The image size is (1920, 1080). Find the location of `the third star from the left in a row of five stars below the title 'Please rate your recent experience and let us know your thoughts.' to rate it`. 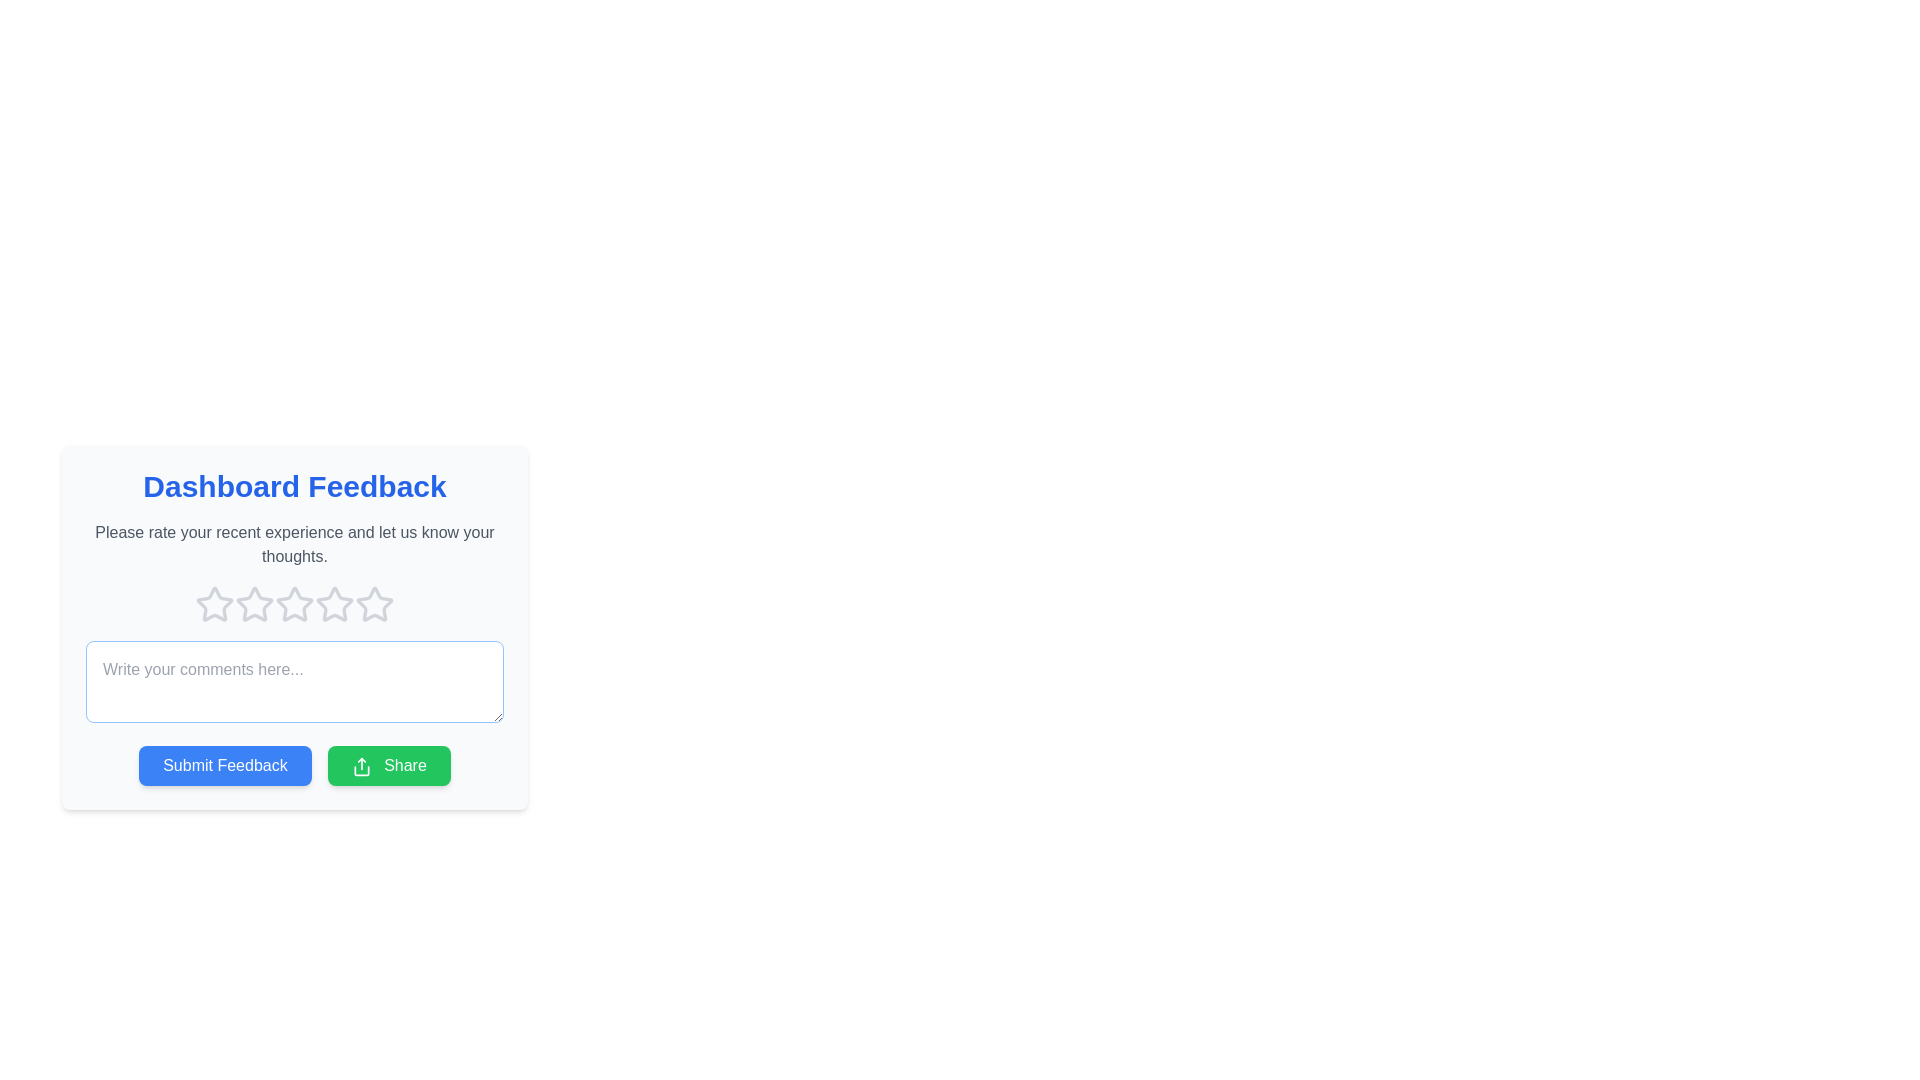

the third star from the left in a row of five stars below the title 'Please rate your recent experience and let us know your thoughts.' to rate it is located at coordinates (293, 604).